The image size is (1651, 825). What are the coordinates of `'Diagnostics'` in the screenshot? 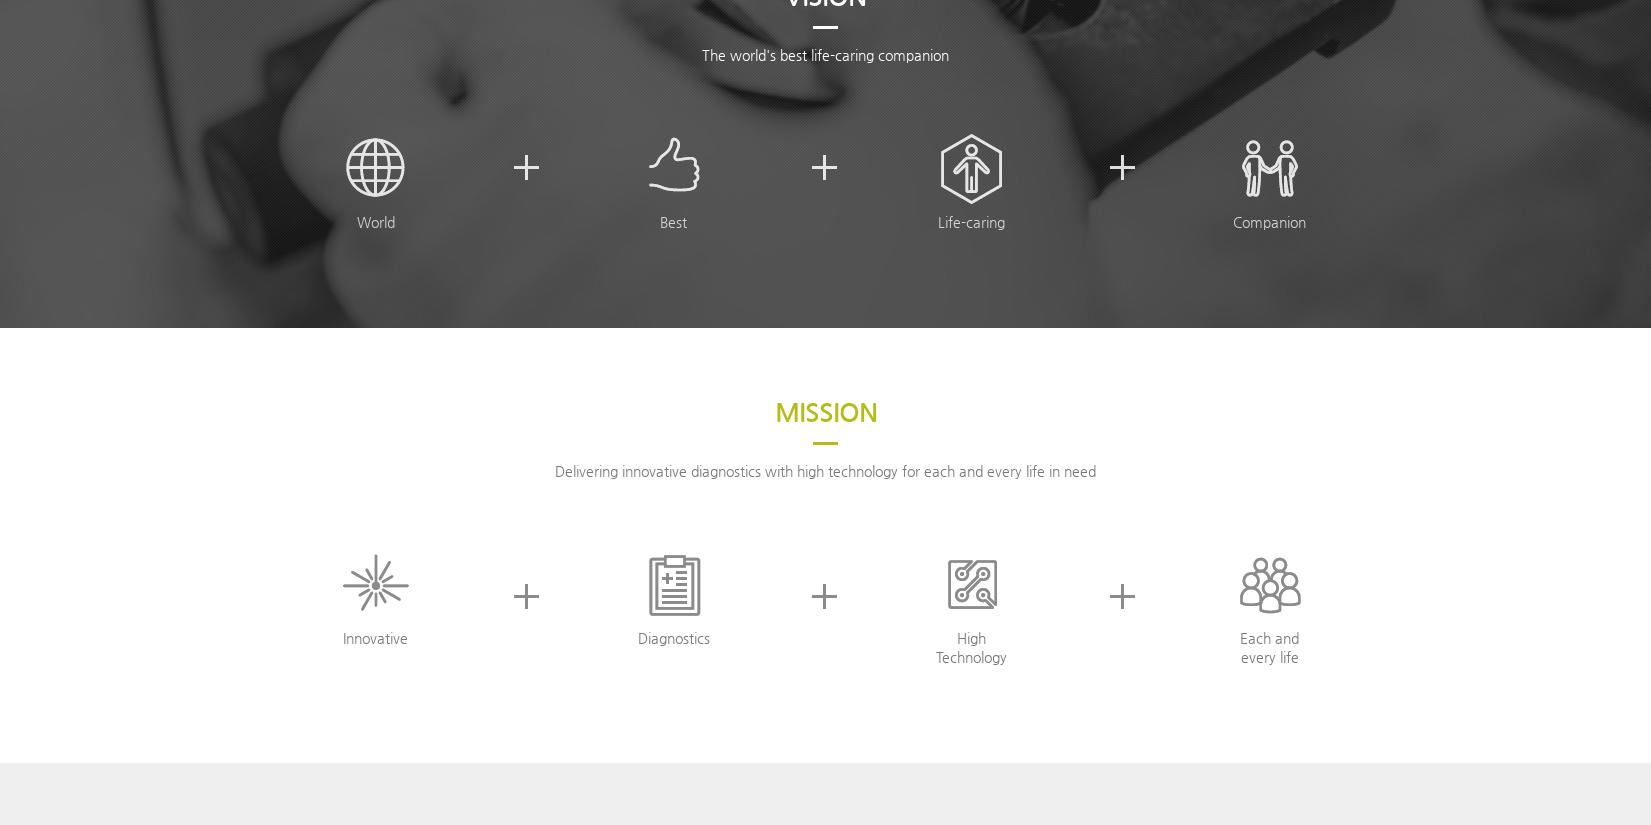 It's located at (672, 635).